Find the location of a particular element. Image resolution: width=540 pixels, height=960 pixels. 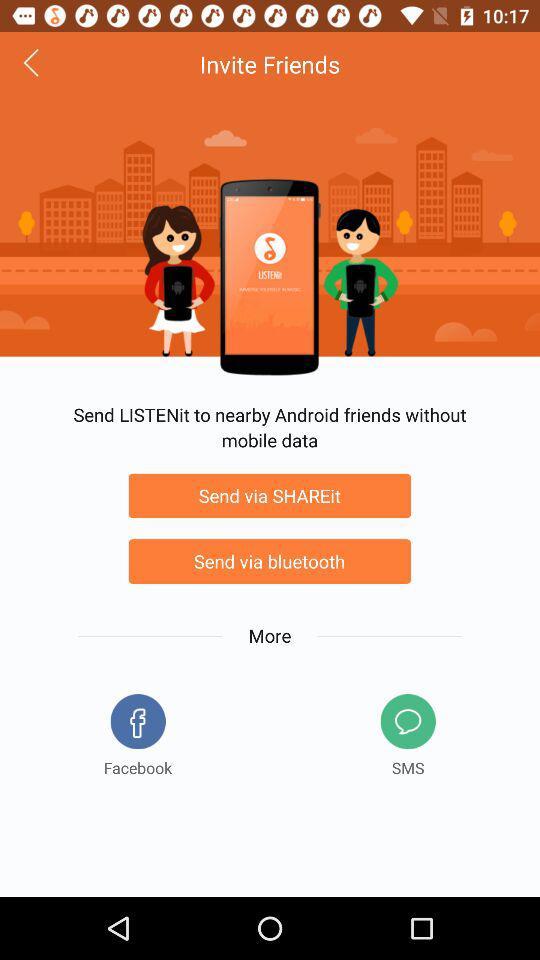

the arrow_backward icon is located at coordinates (31, 68).